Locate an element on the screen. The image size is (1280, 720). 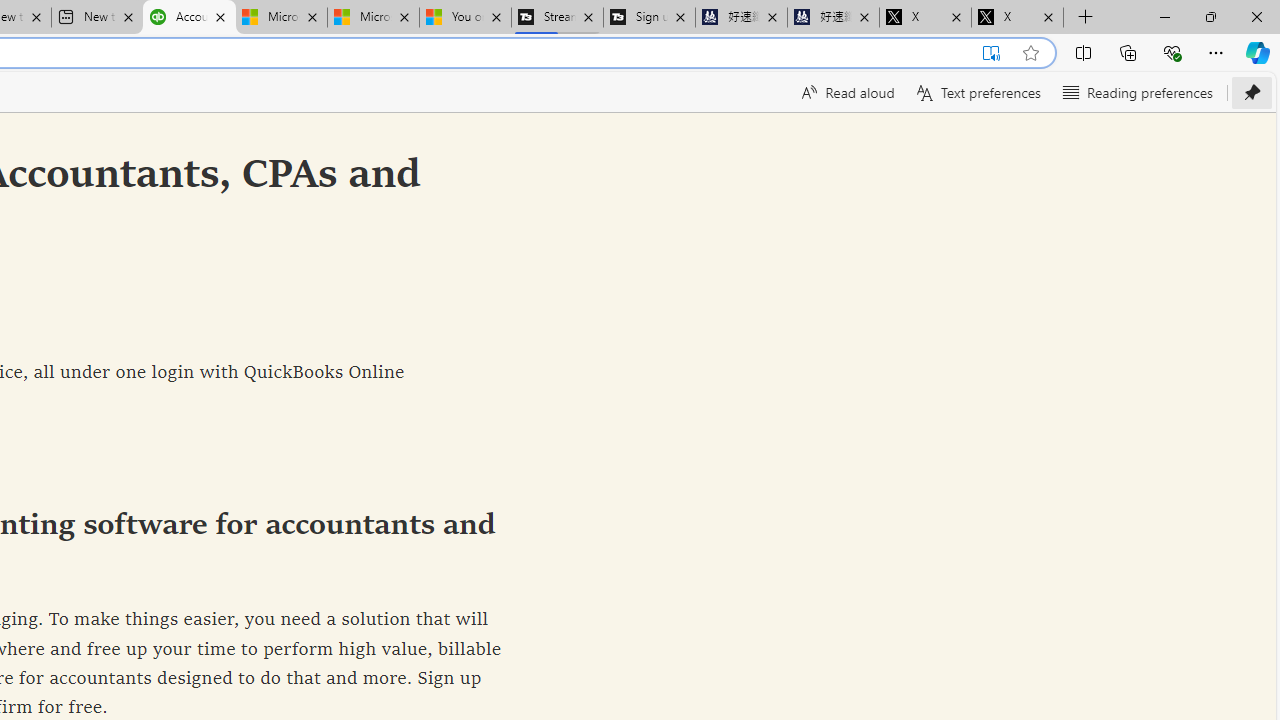
'Text preferences' is located at coordinates (977, 92).